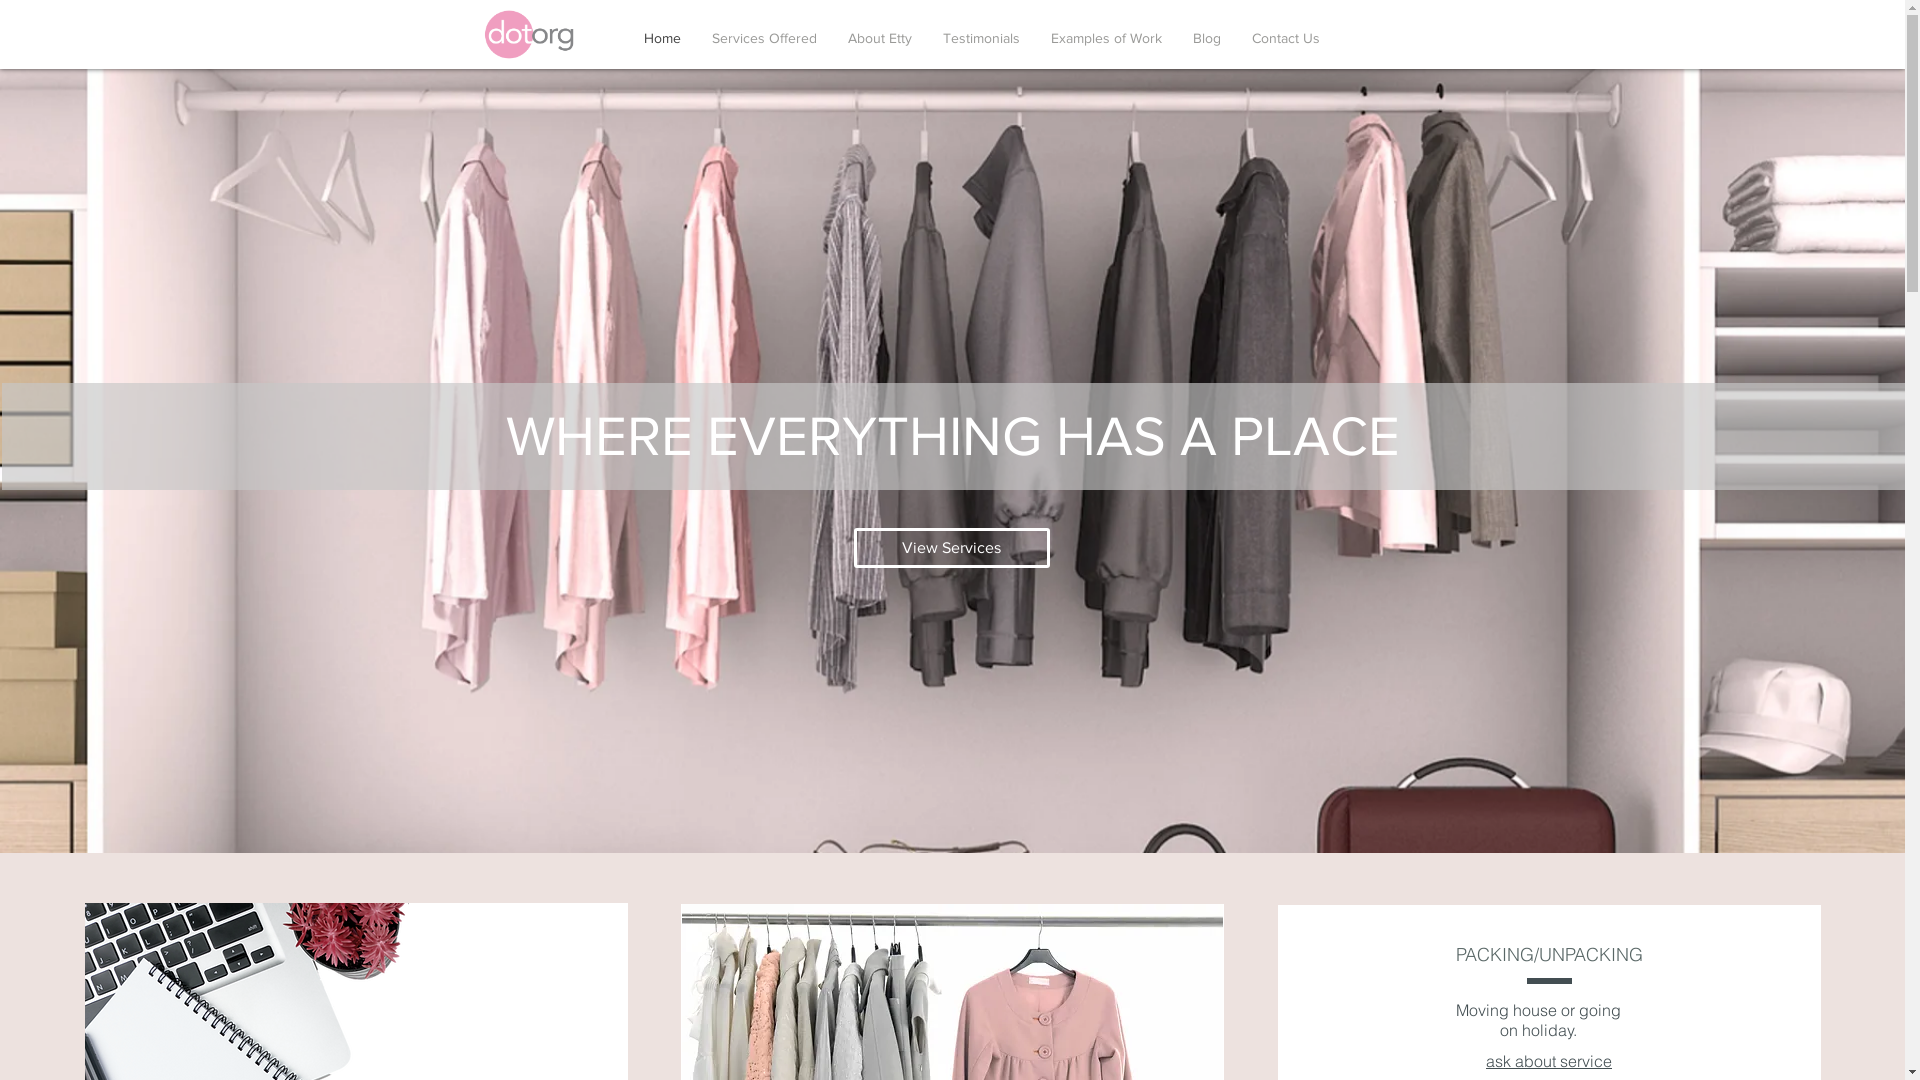  Describe the element at coordinates (879, 38) in the screenshot. I see `'About Etty'` at that location.